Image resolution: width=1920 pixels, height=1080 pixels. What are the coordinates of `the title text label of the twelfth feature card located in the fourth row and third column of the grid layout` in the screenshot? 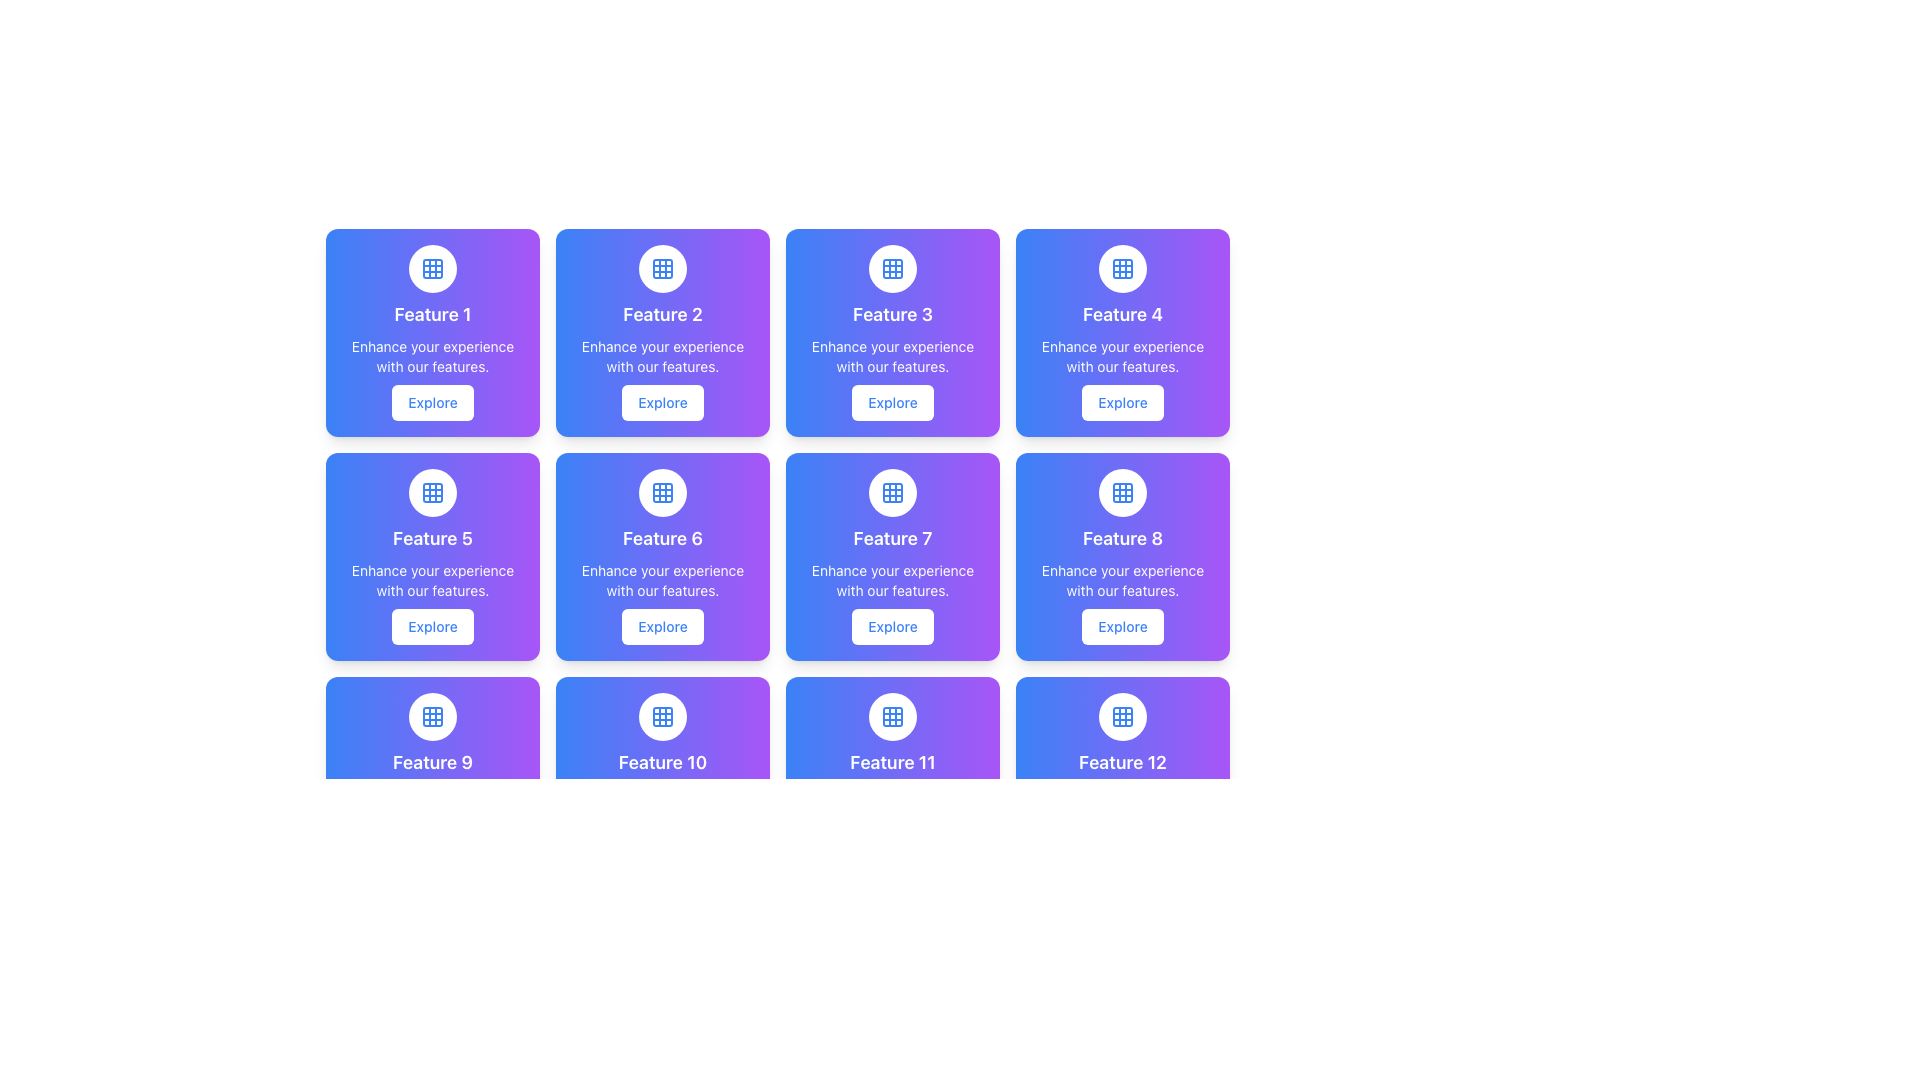 It's located at (1123, 763).